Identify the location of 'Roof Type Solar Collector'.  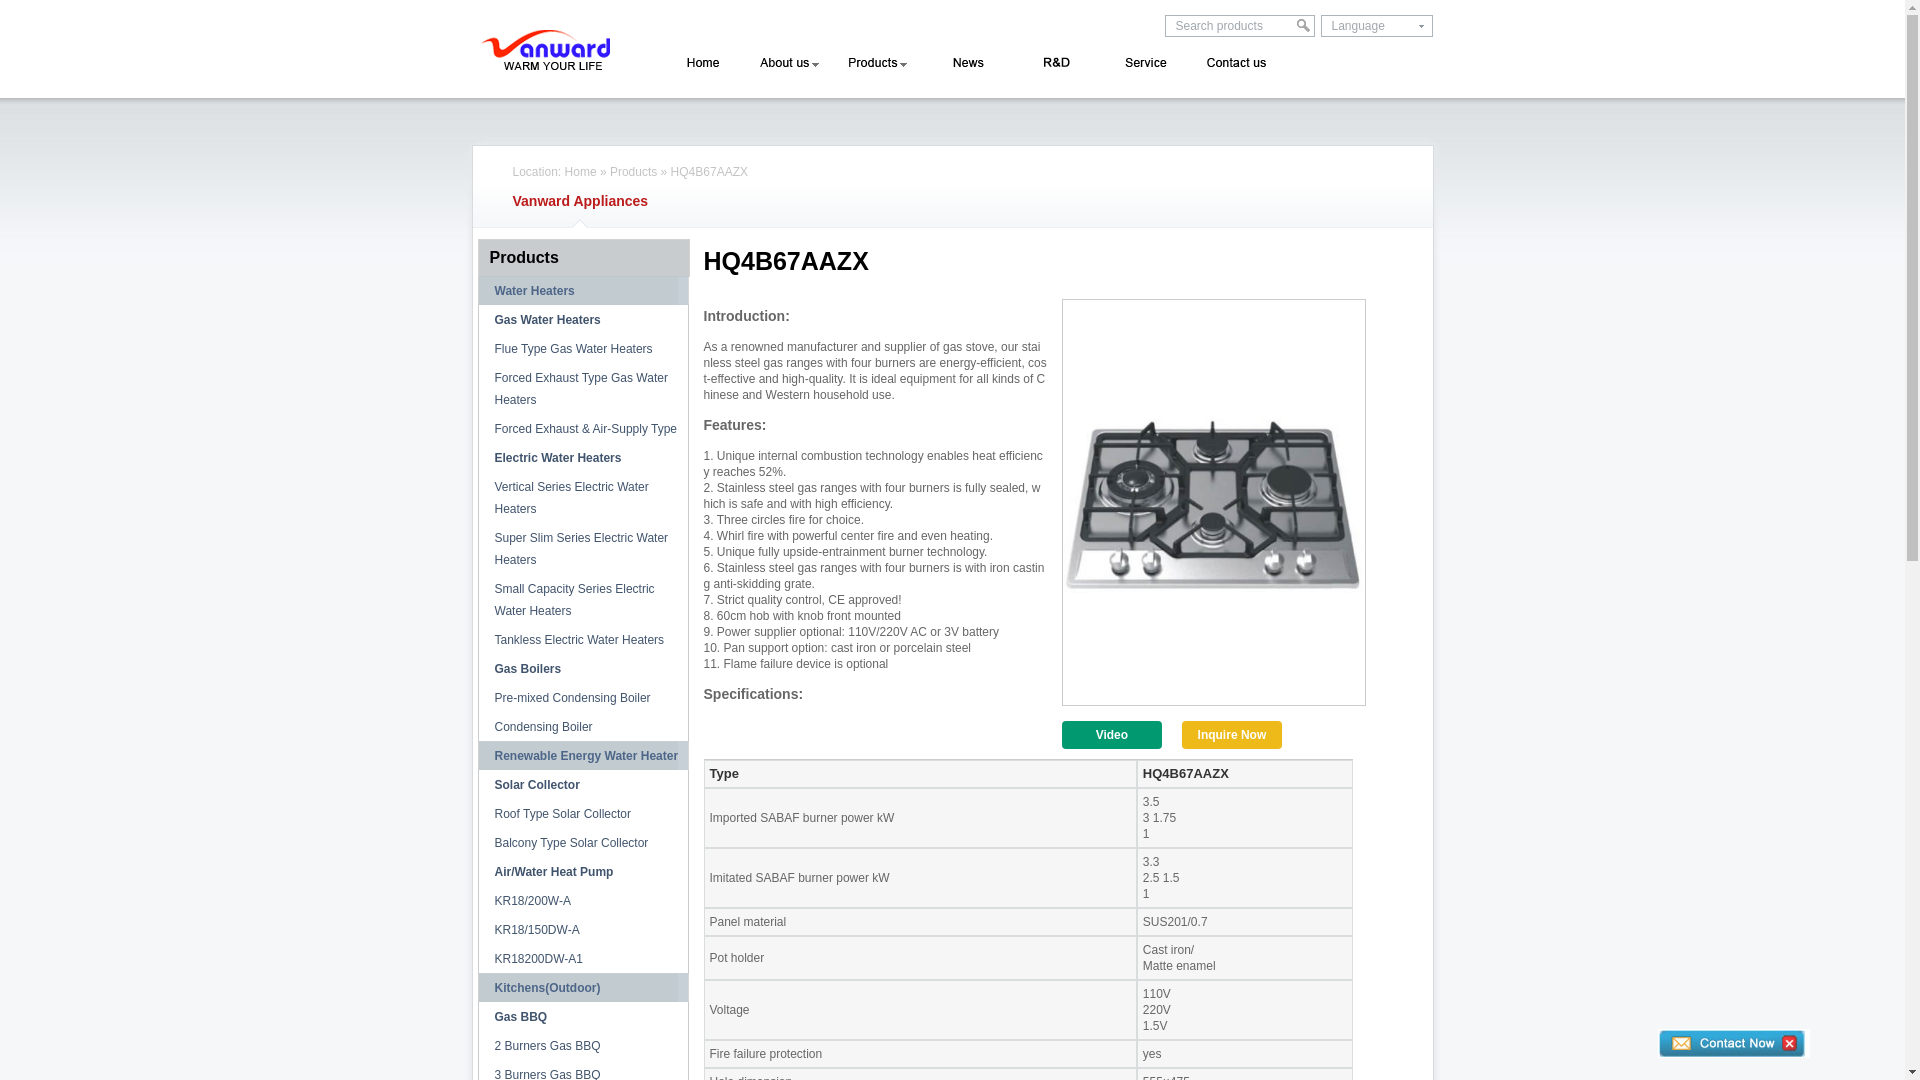
(477, 813).